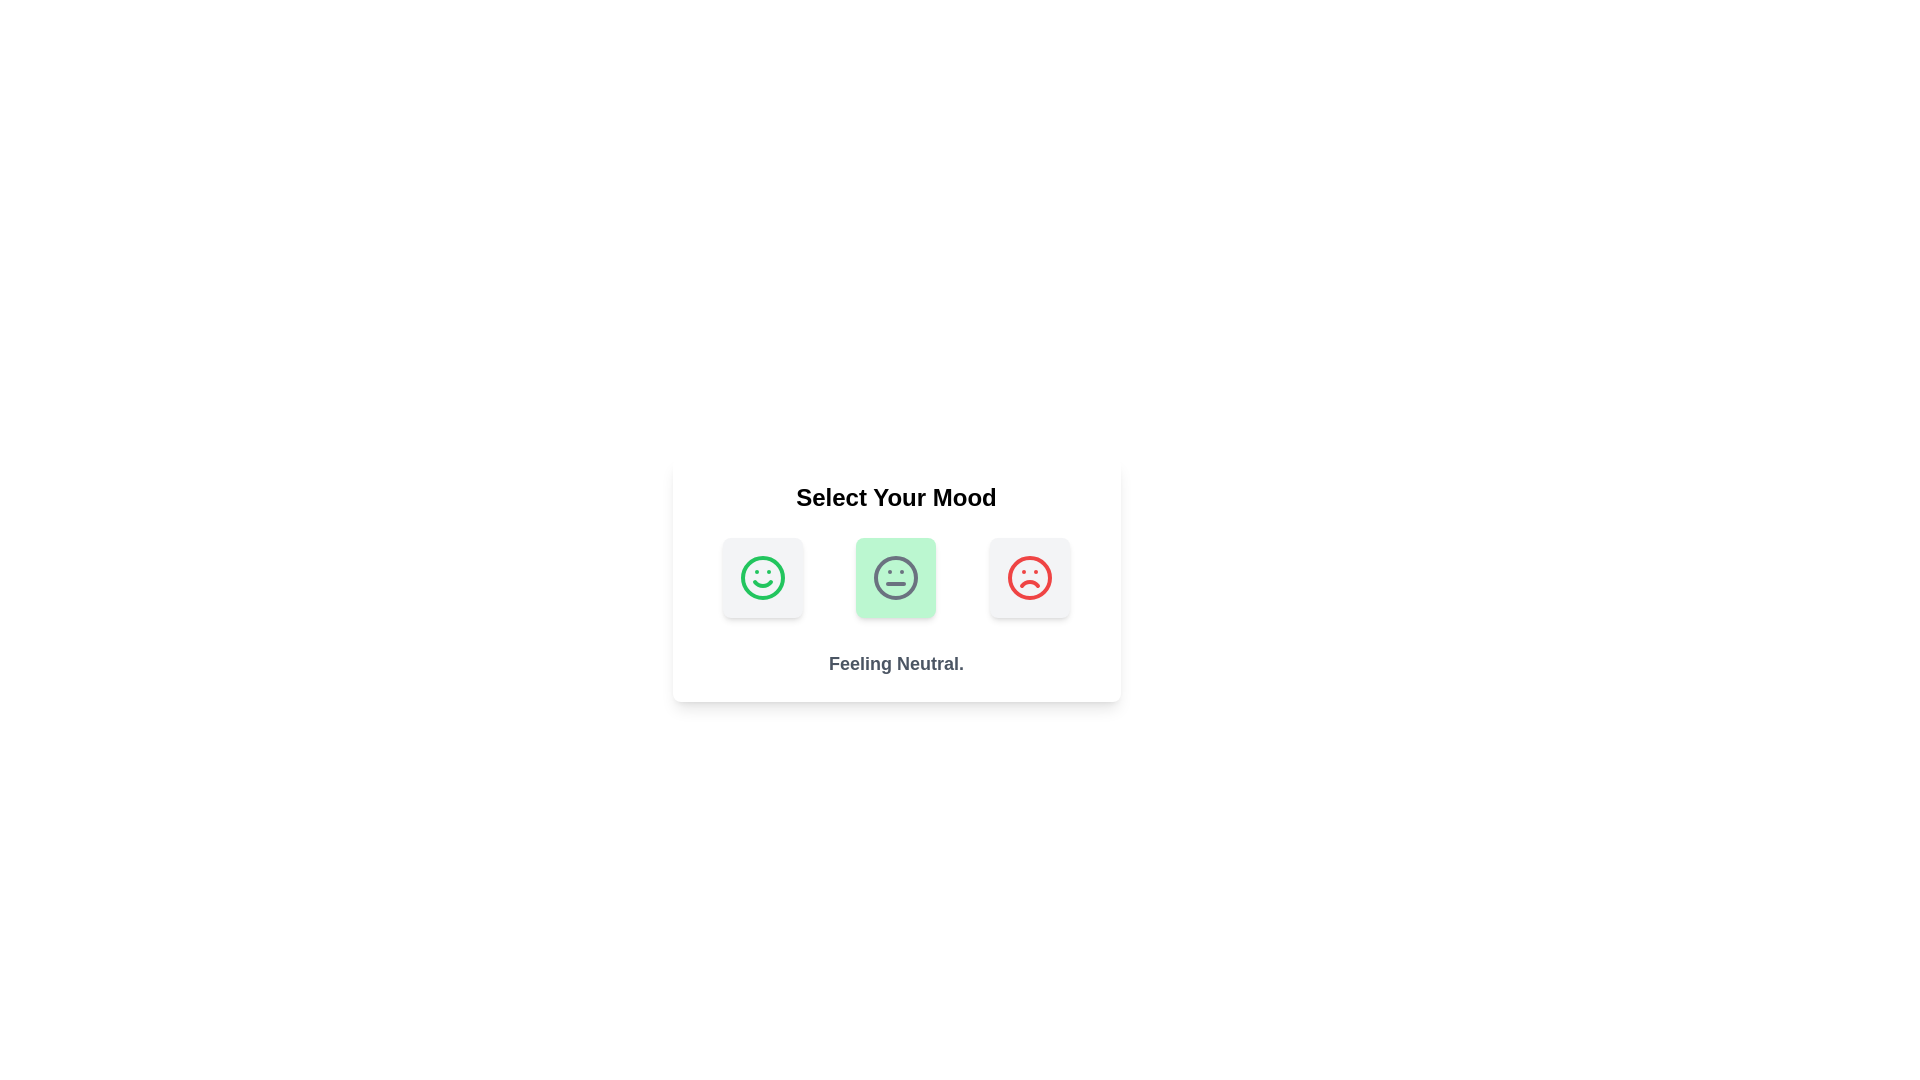 The height and width of the screenshot is (1080, 1920). Describe the element at coordinates (1029, 578) in the screenshot. I see `the rightmost mood selection button featuring a red frowning face icon` at that location.